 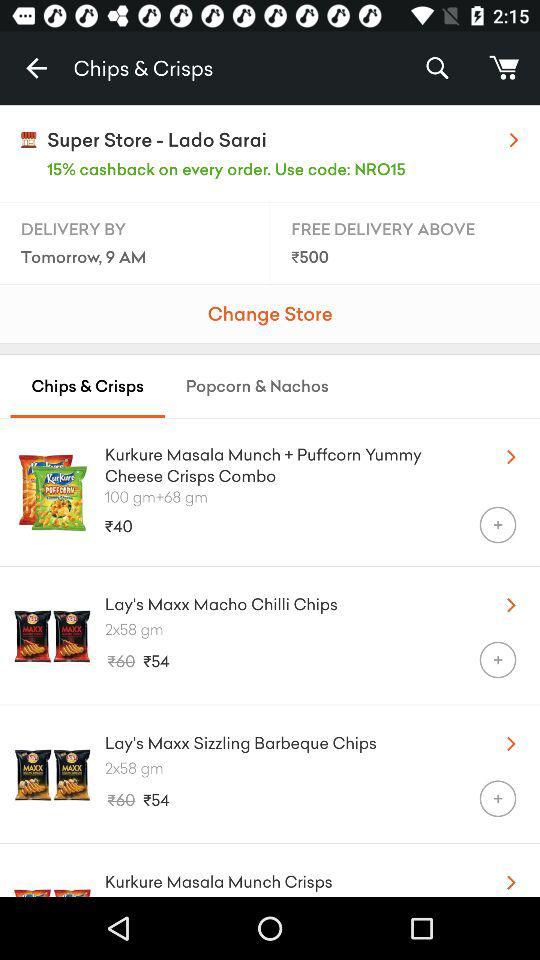 What do you see at coordinates (496, 798) in the screenshot?
I see `+` at bounding box center [496, 798].